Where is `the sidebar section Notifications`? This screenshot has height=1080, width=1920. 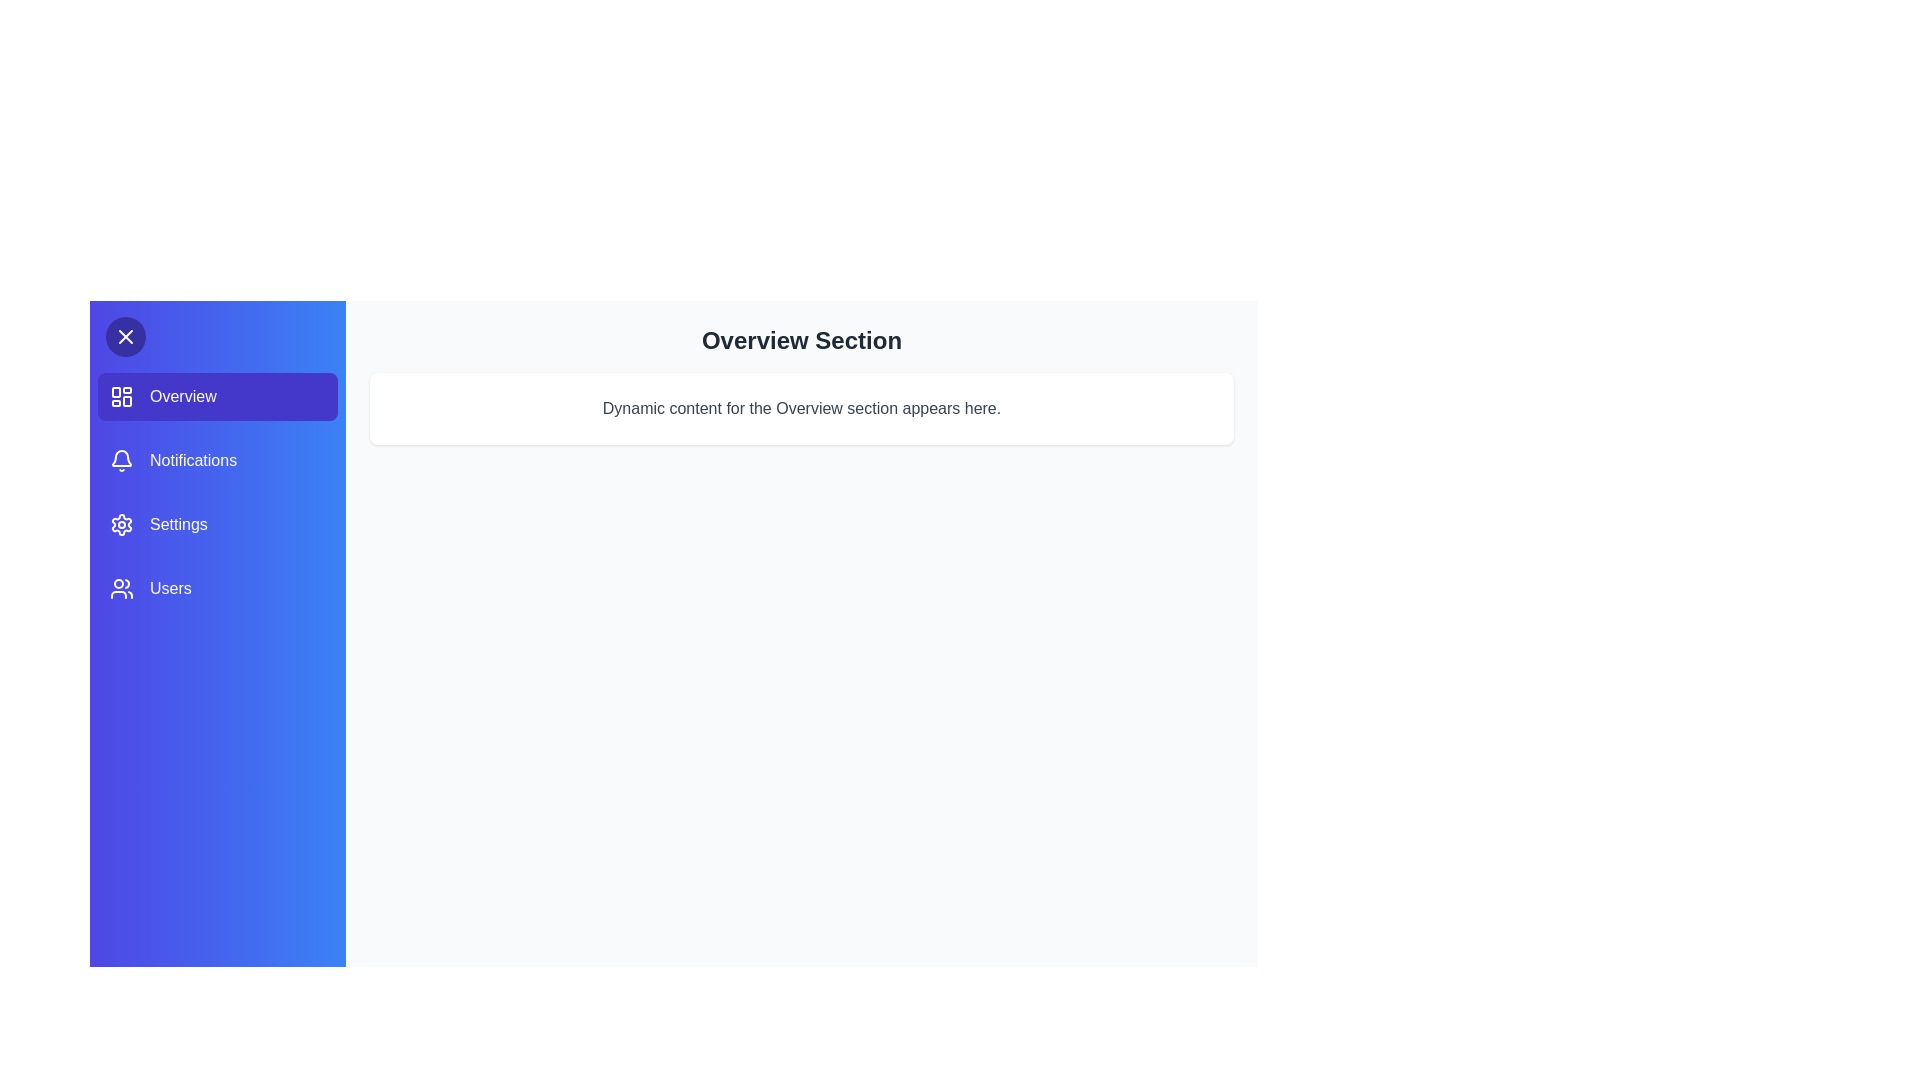
the sidebar section Notifications is located at coordinates (217, 461).